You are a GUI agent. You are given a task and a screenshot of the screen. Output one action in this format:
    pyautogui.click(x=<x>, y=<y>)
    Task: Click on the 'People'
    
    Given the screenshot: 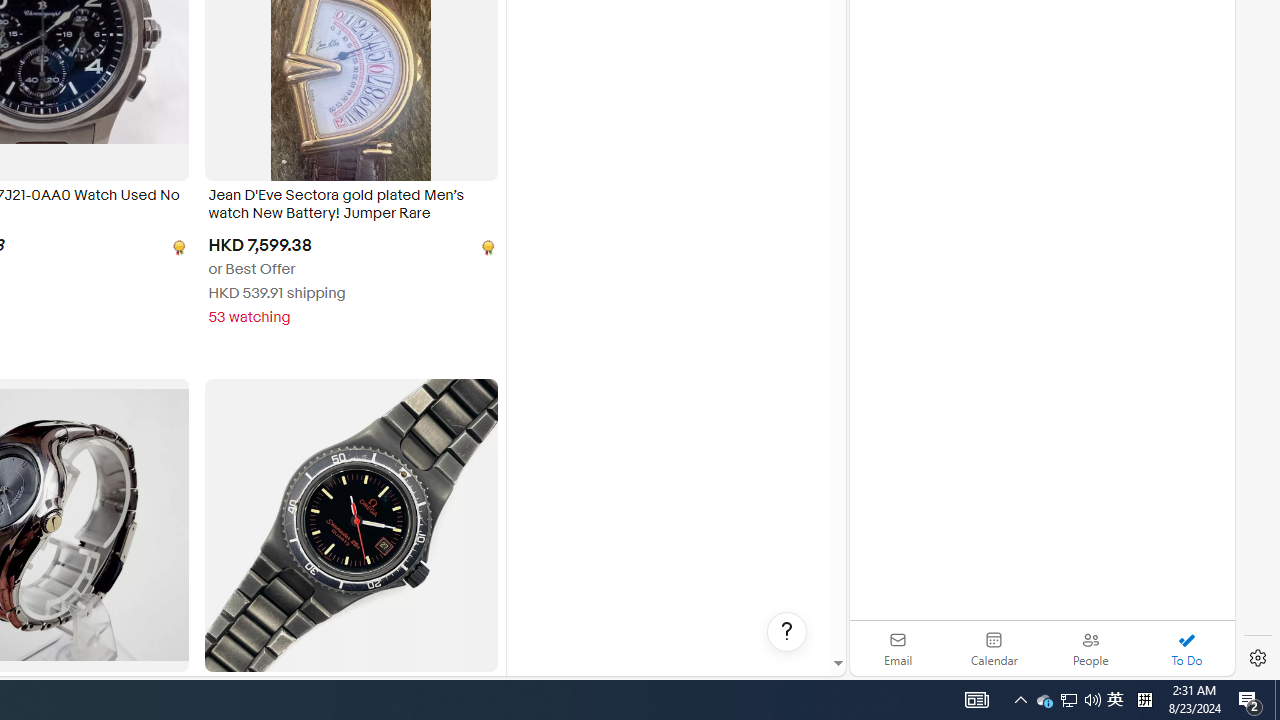 What is the action you would take?
    pyautogui.click(x=1089, y=648)
    